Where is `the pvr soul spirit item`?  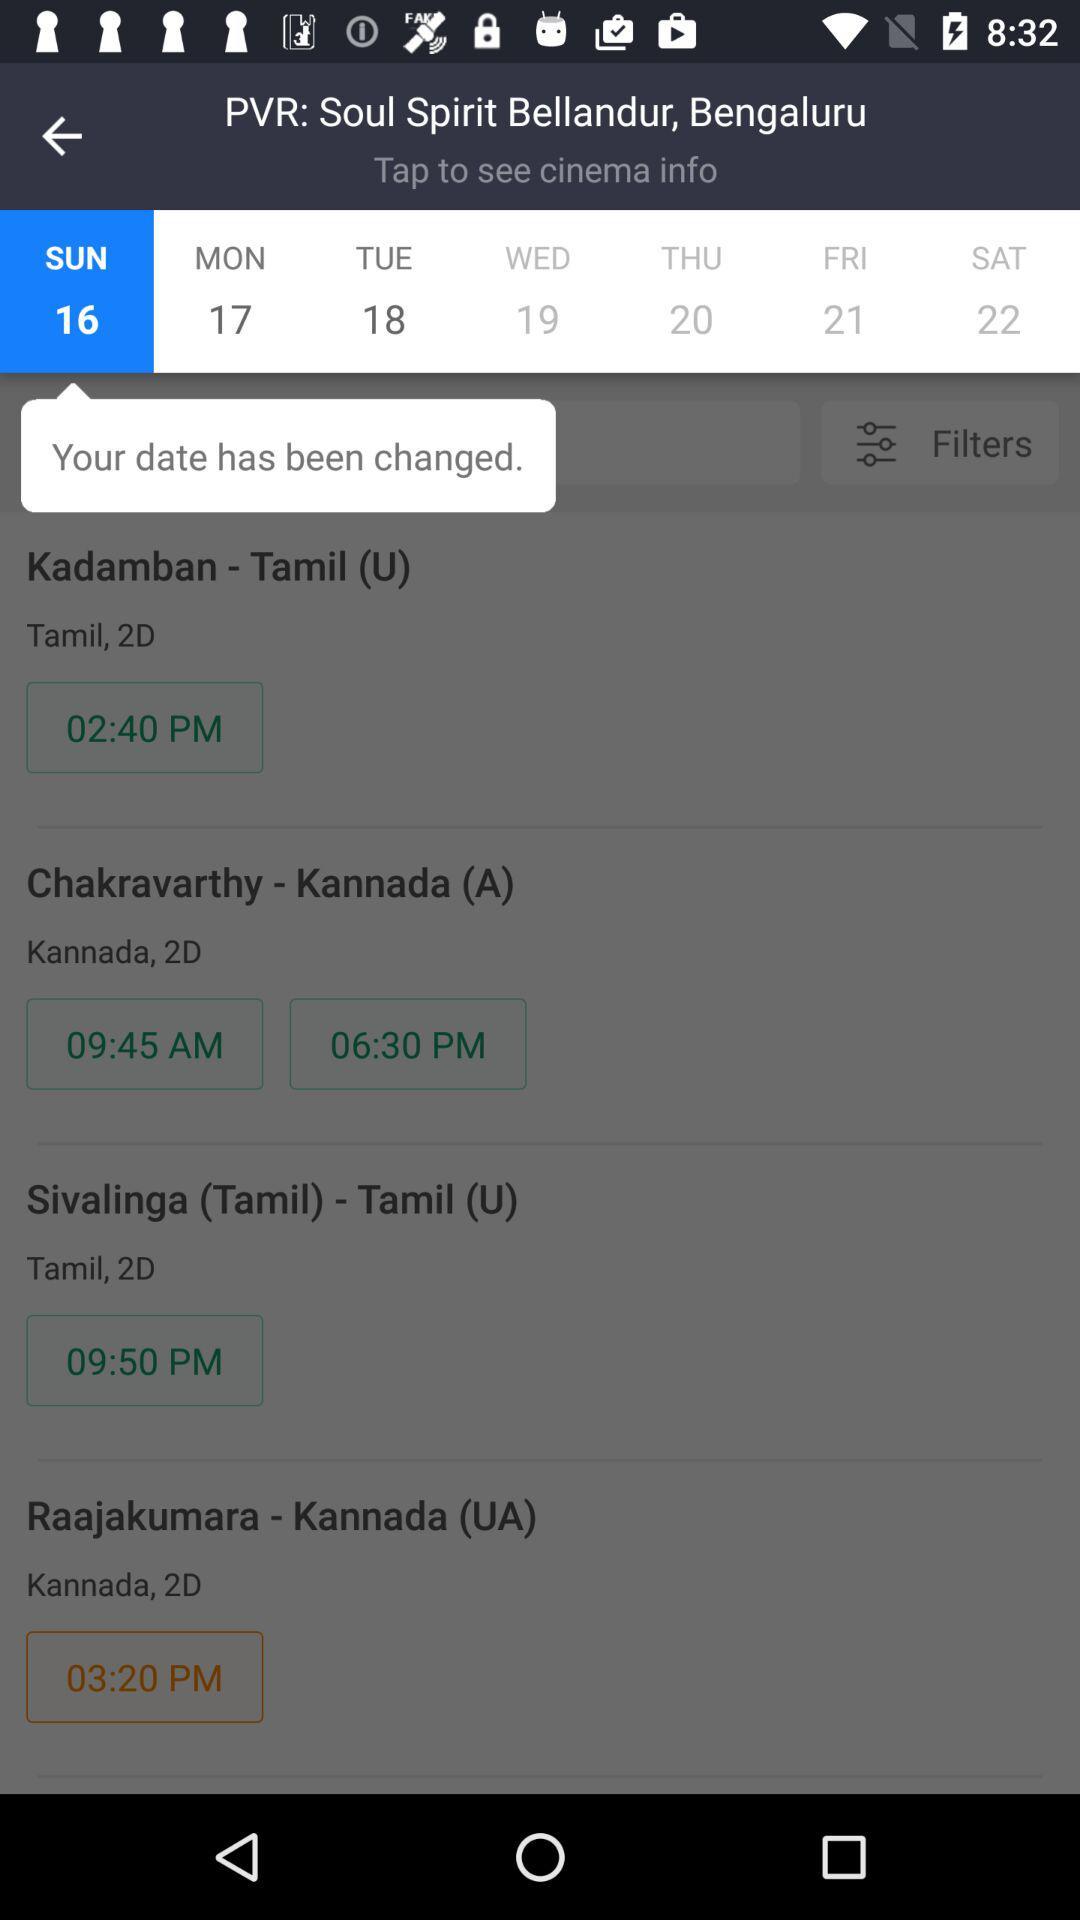 the pvr soul spirit item is located at coordinates (545, 109).